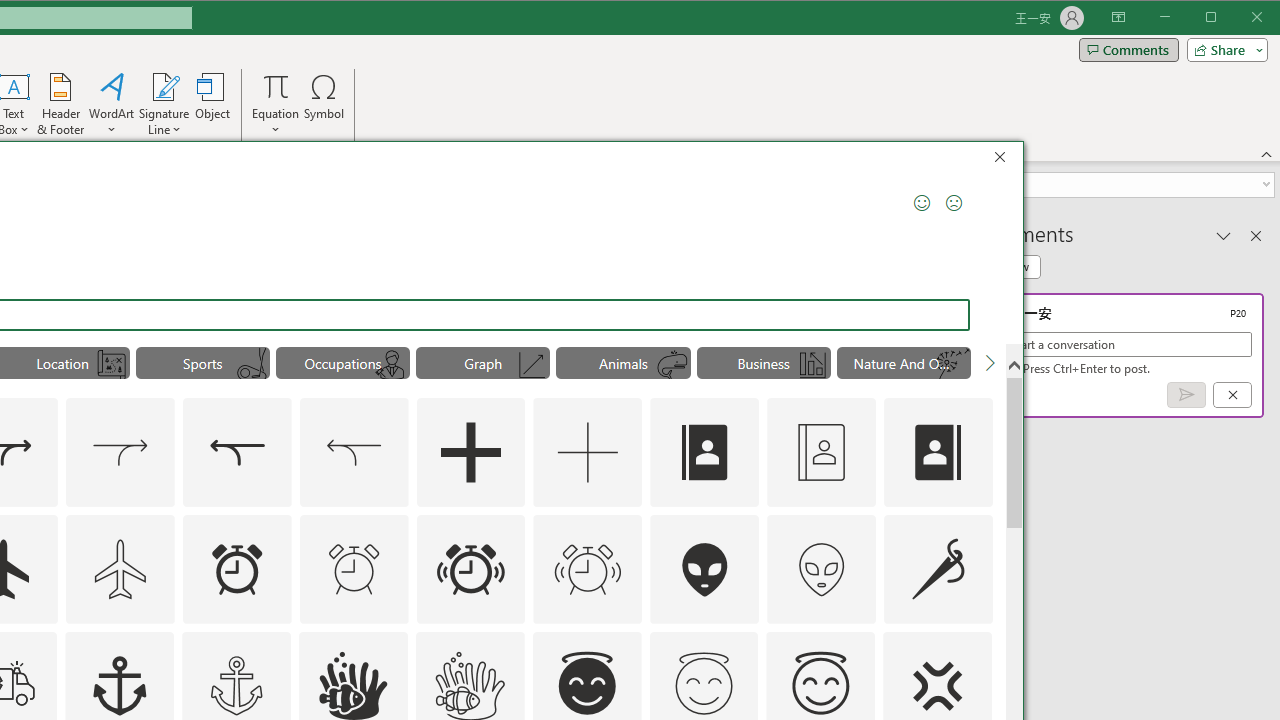 The image size is (1280, 720). I want to click on '"Nature And Outdoors" Icons.', so click(903, 362).